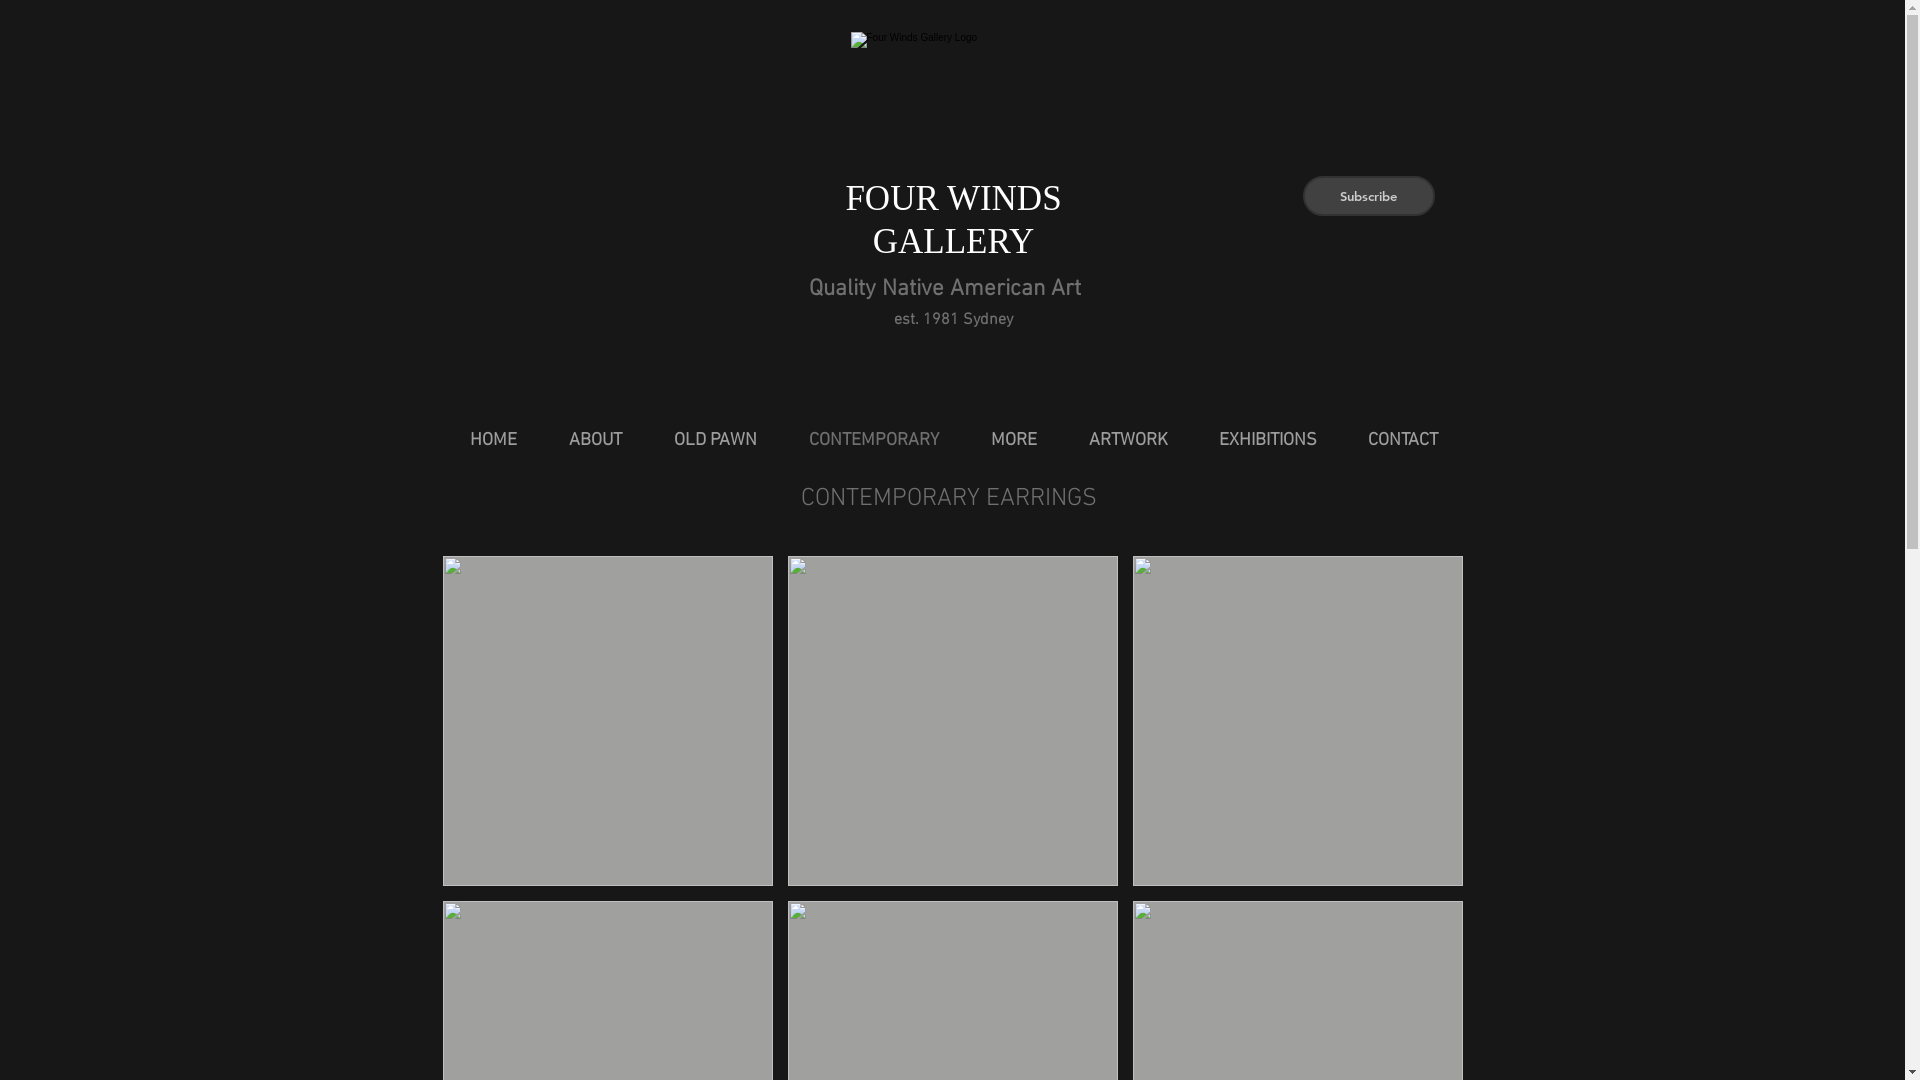 This screenshot has width=1920, height=1080. I want to click on 'CONTACT', so click(1400, 439).